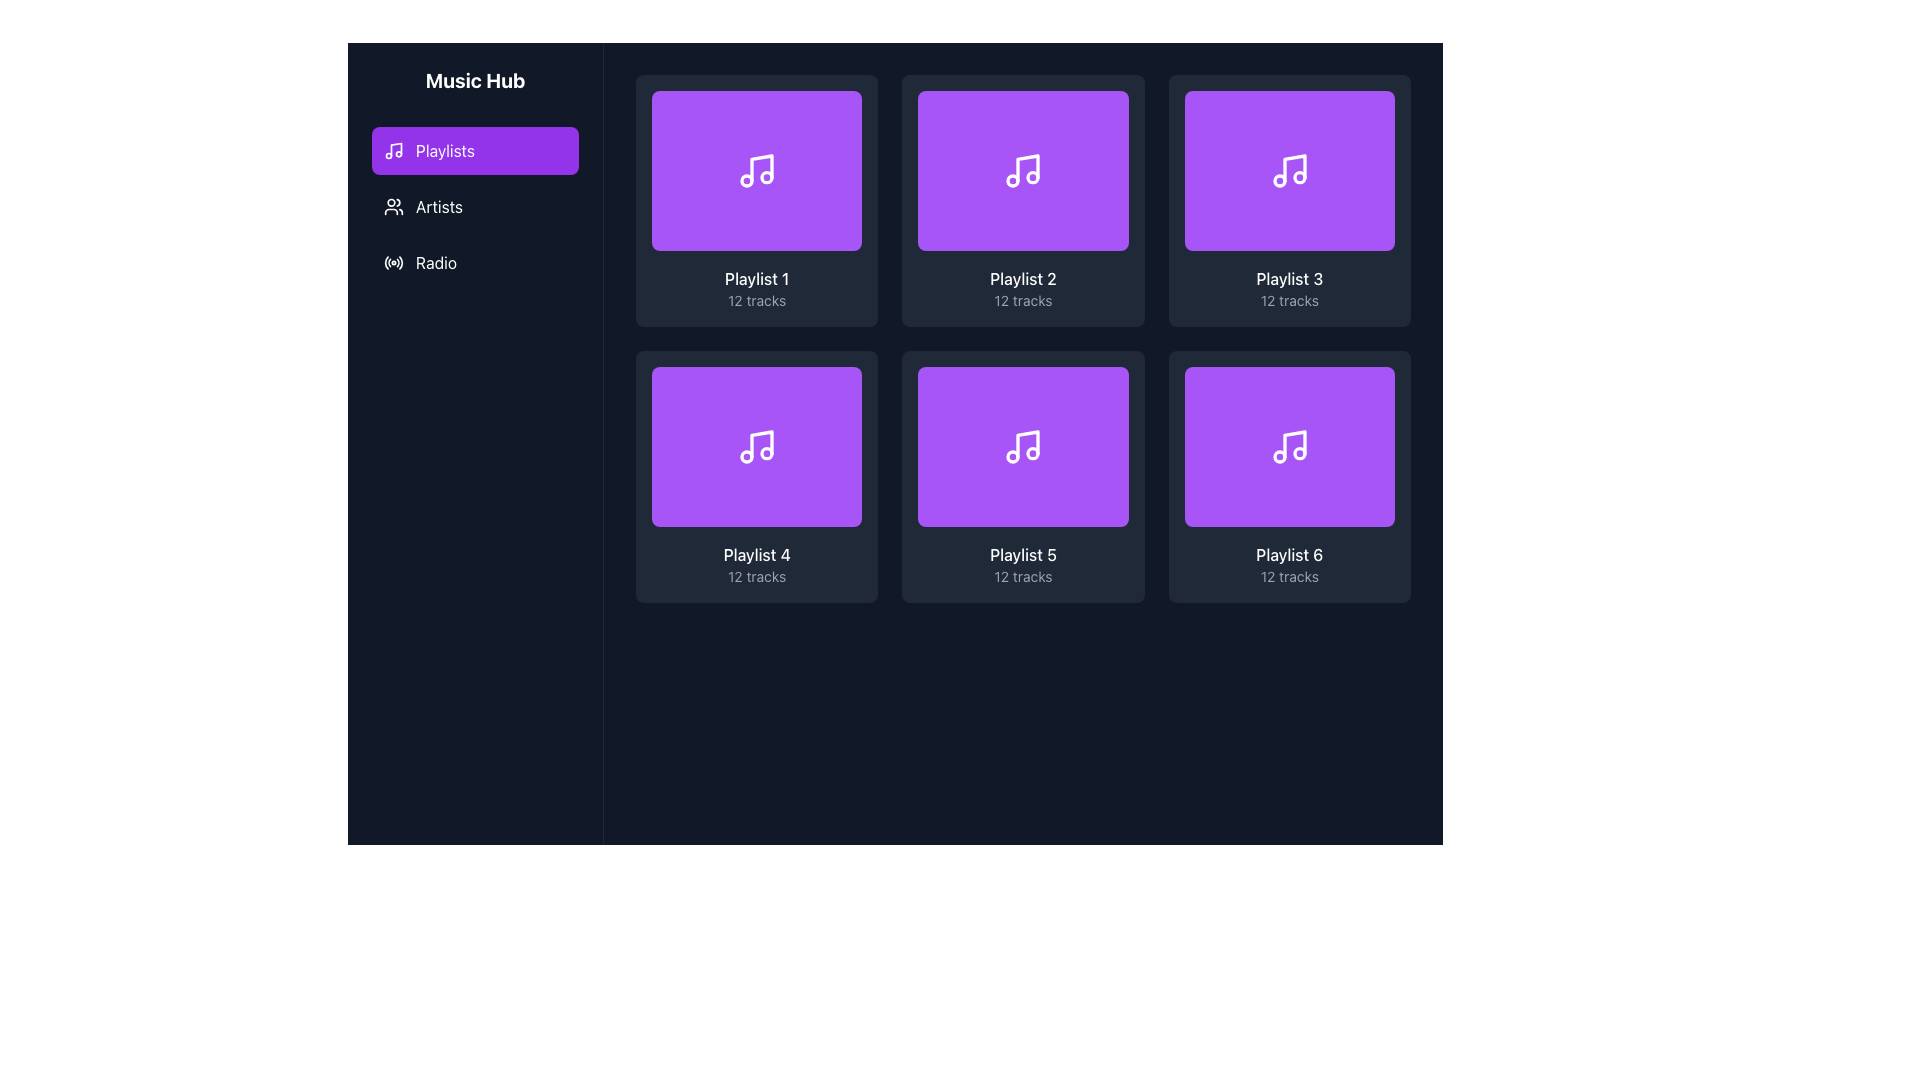  Describe the element at coordinates (435, 261) in the screenshot. I see `the 'Radio' menu item, which is the third text label` at that location.